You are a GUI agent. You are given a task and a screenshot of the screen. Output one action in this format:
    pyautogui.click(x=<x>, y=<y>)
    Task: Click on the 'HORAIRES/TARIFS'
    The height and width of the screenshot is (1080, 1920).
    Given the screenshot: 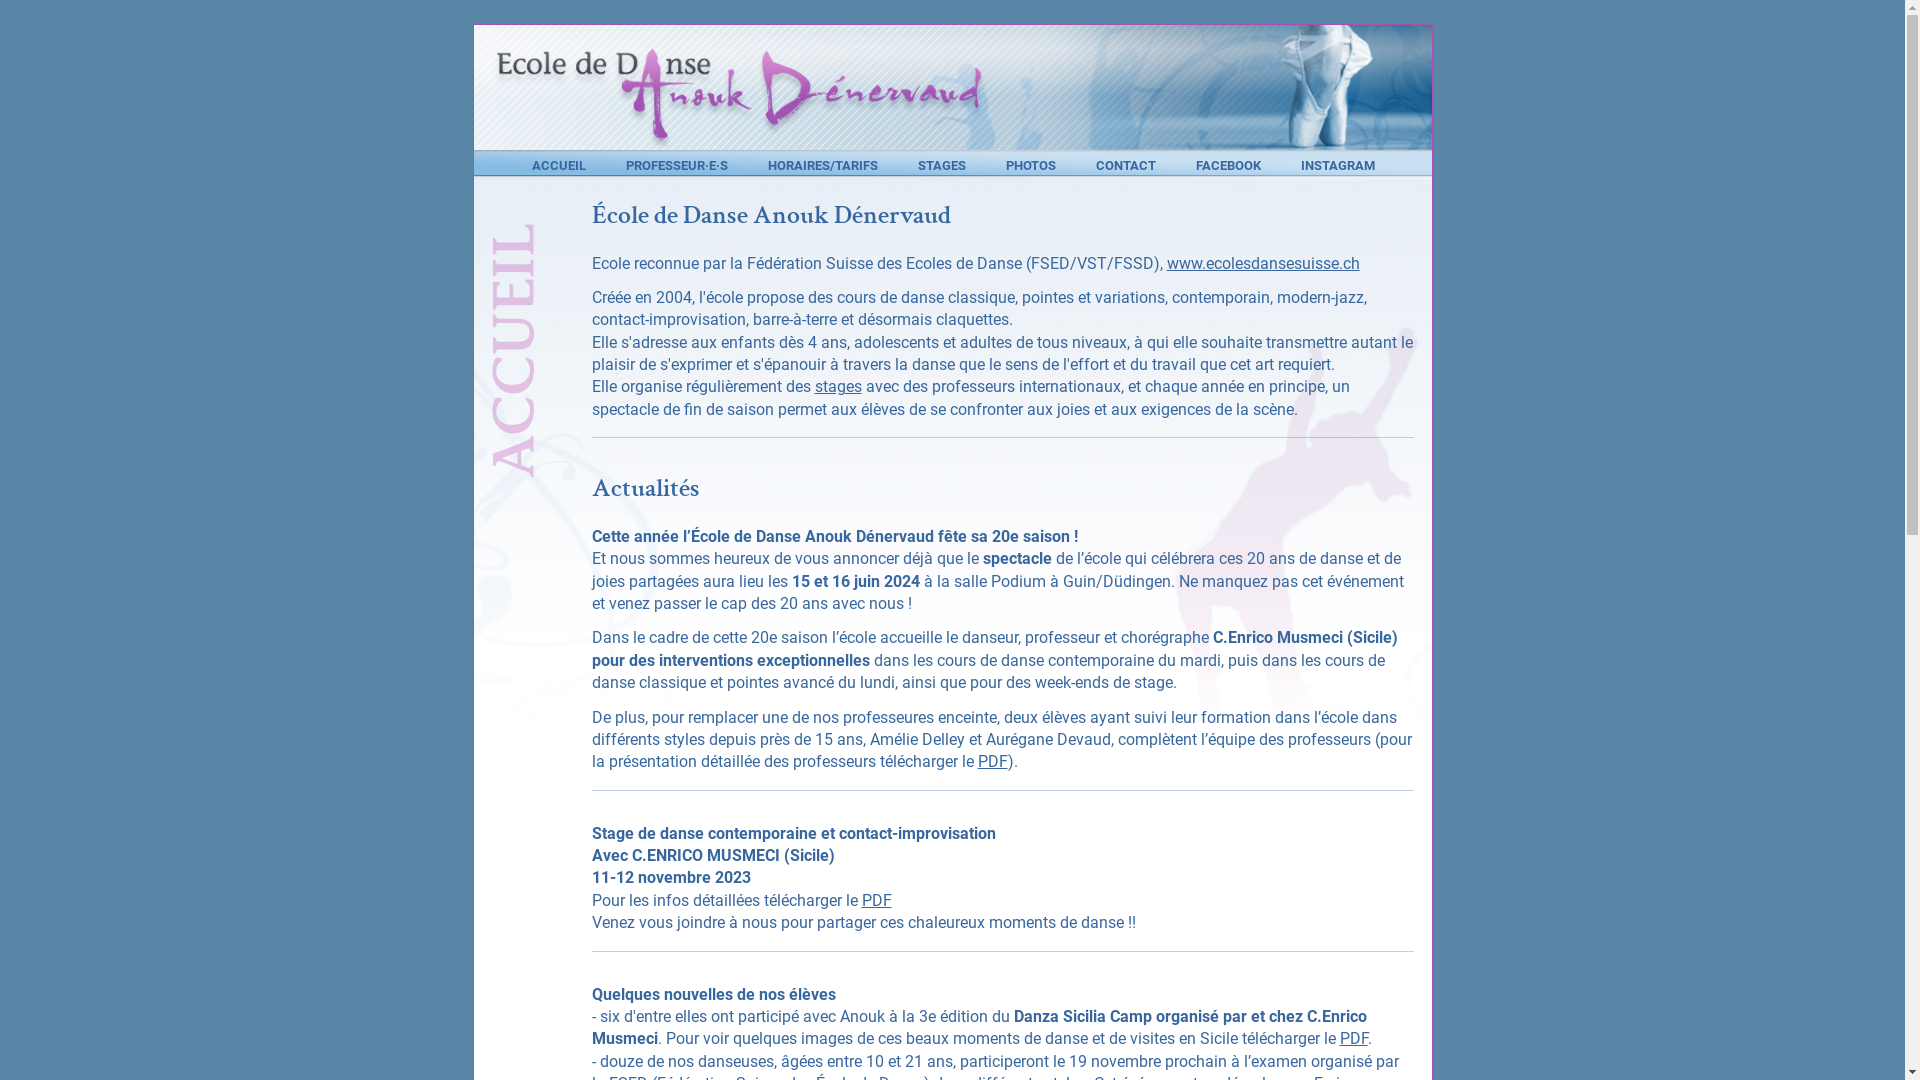 What is the action you would take?
    pyautogui.click(x=822, y=164)
    